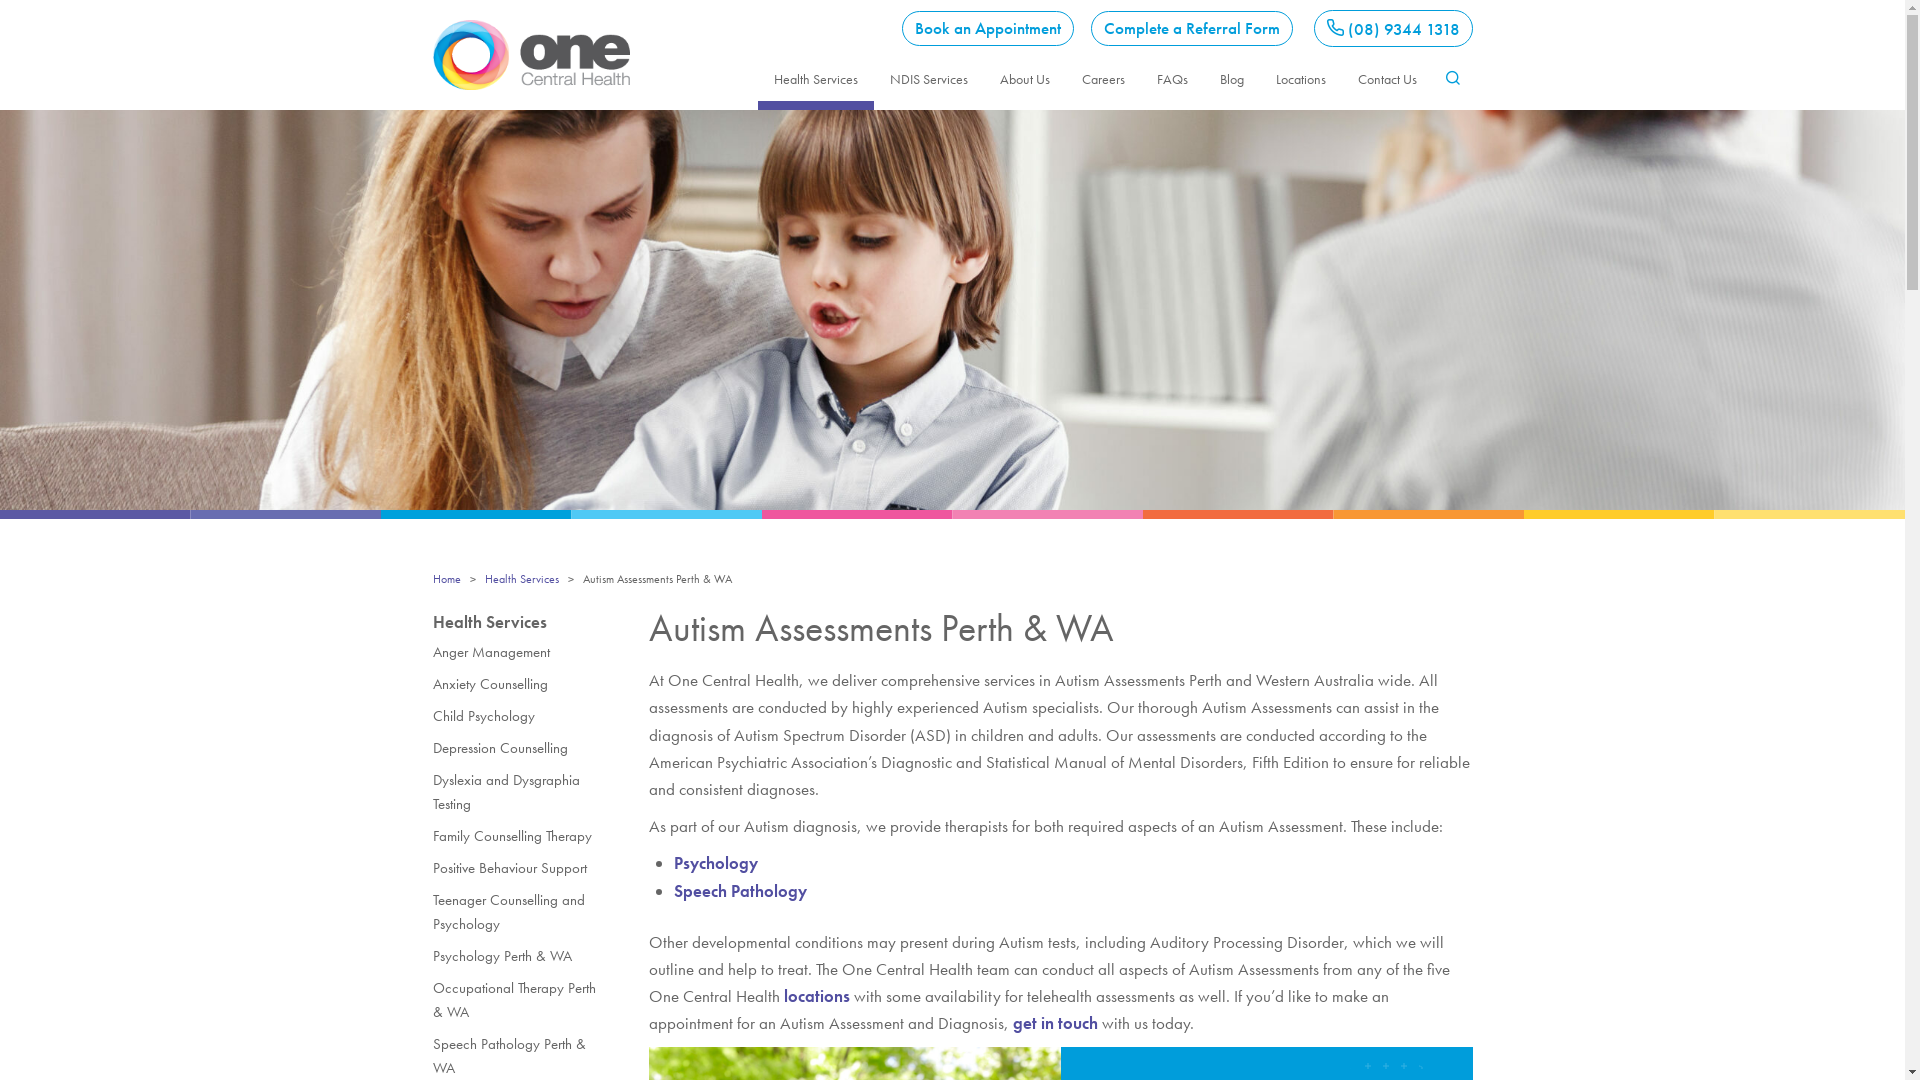 The image size is (1920, 1080). What do you see at coordinates (816, 995) in the screenshot?
I see `'locations'` at bounding box center [816, 995].